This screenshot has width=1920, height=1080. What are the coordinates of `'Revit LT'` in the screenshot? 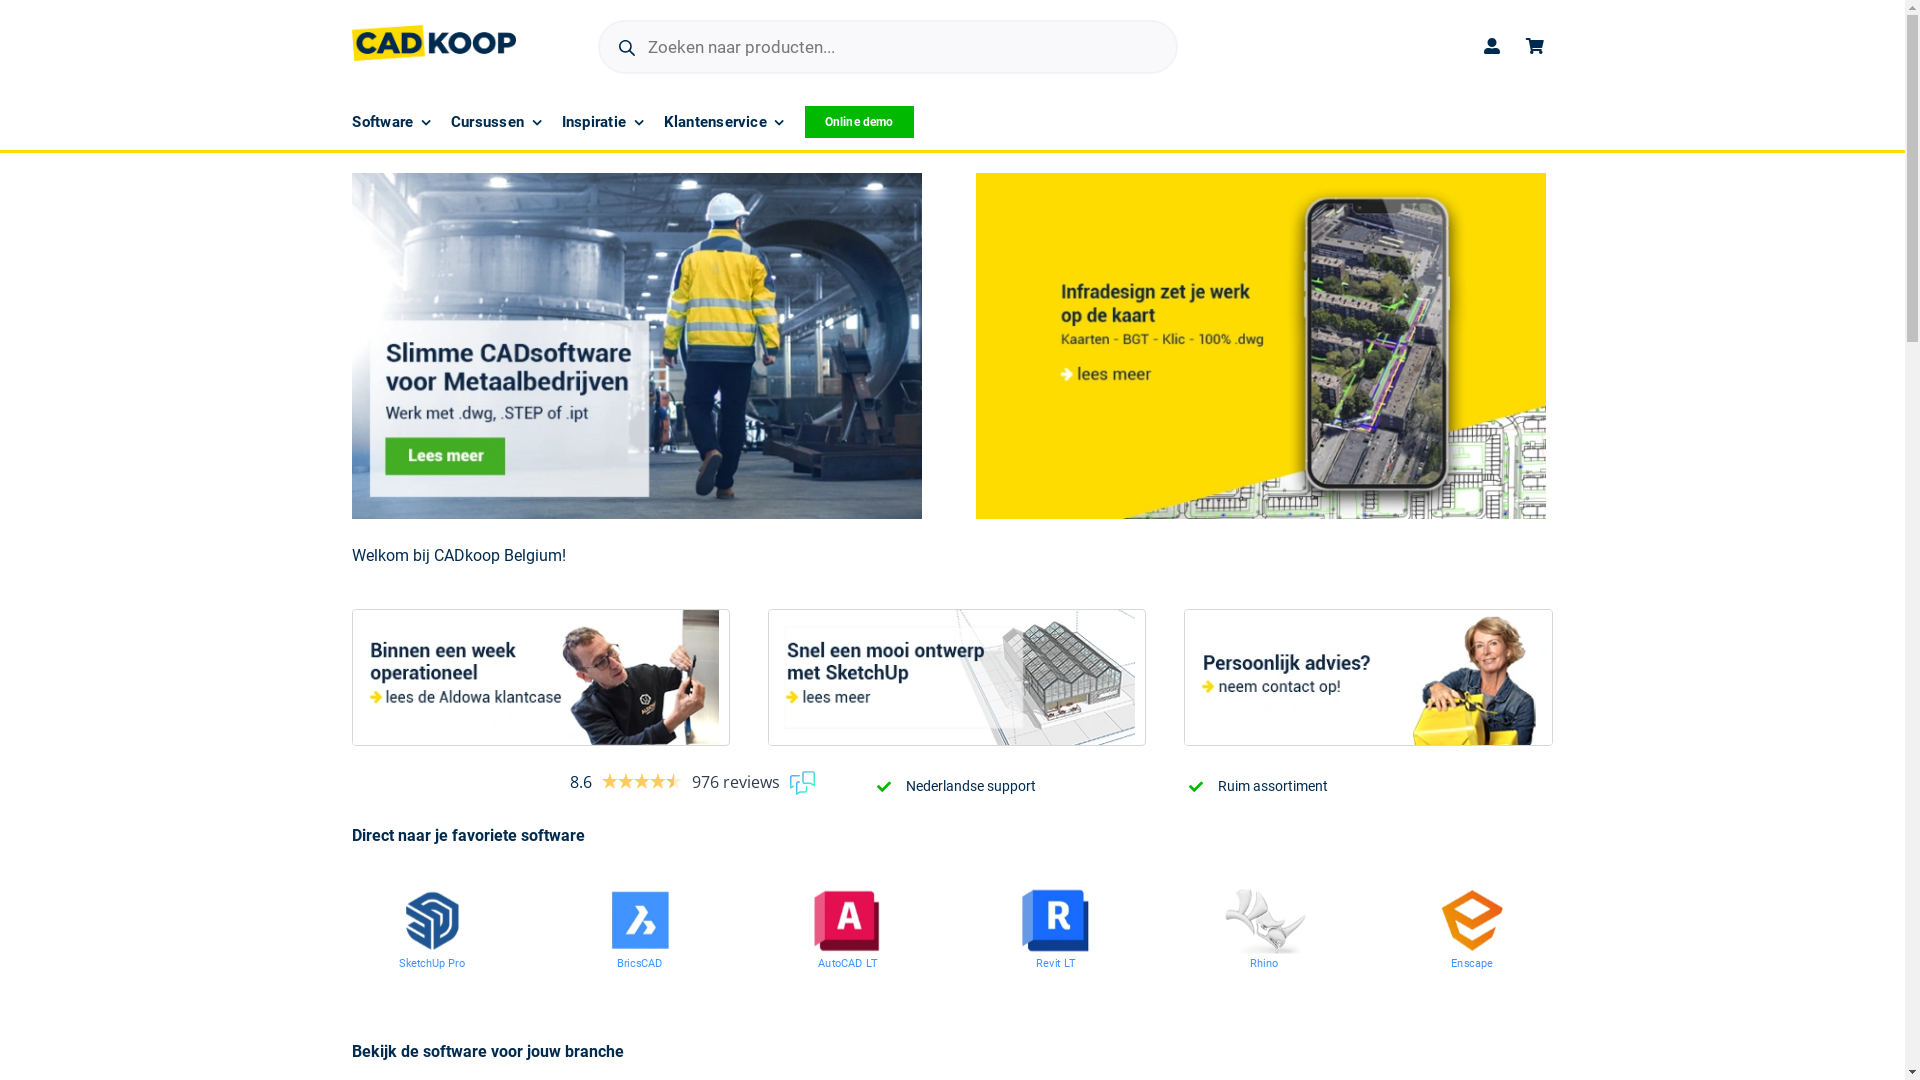 It's located at (1064, 964).